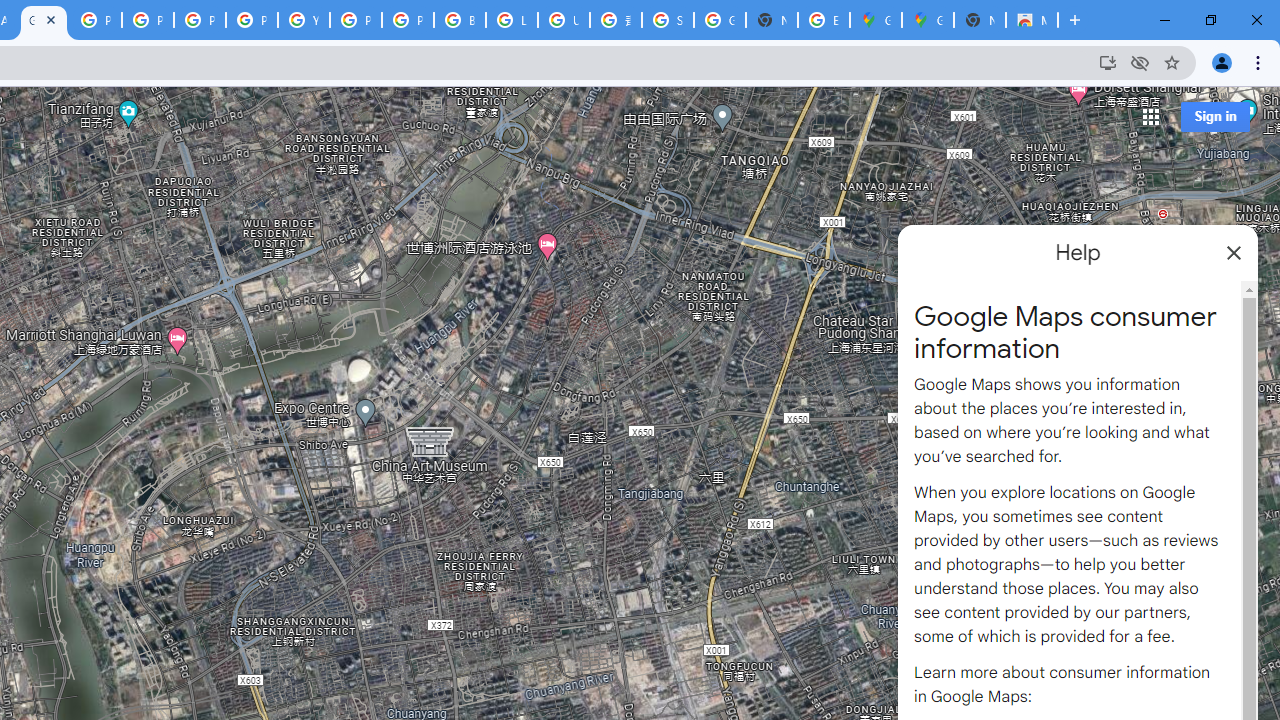 The height and width of the screenshot is (720, 1280). I want to click on 'Policy Accountability and Transparency - Transparency Center', so click(95, 20).